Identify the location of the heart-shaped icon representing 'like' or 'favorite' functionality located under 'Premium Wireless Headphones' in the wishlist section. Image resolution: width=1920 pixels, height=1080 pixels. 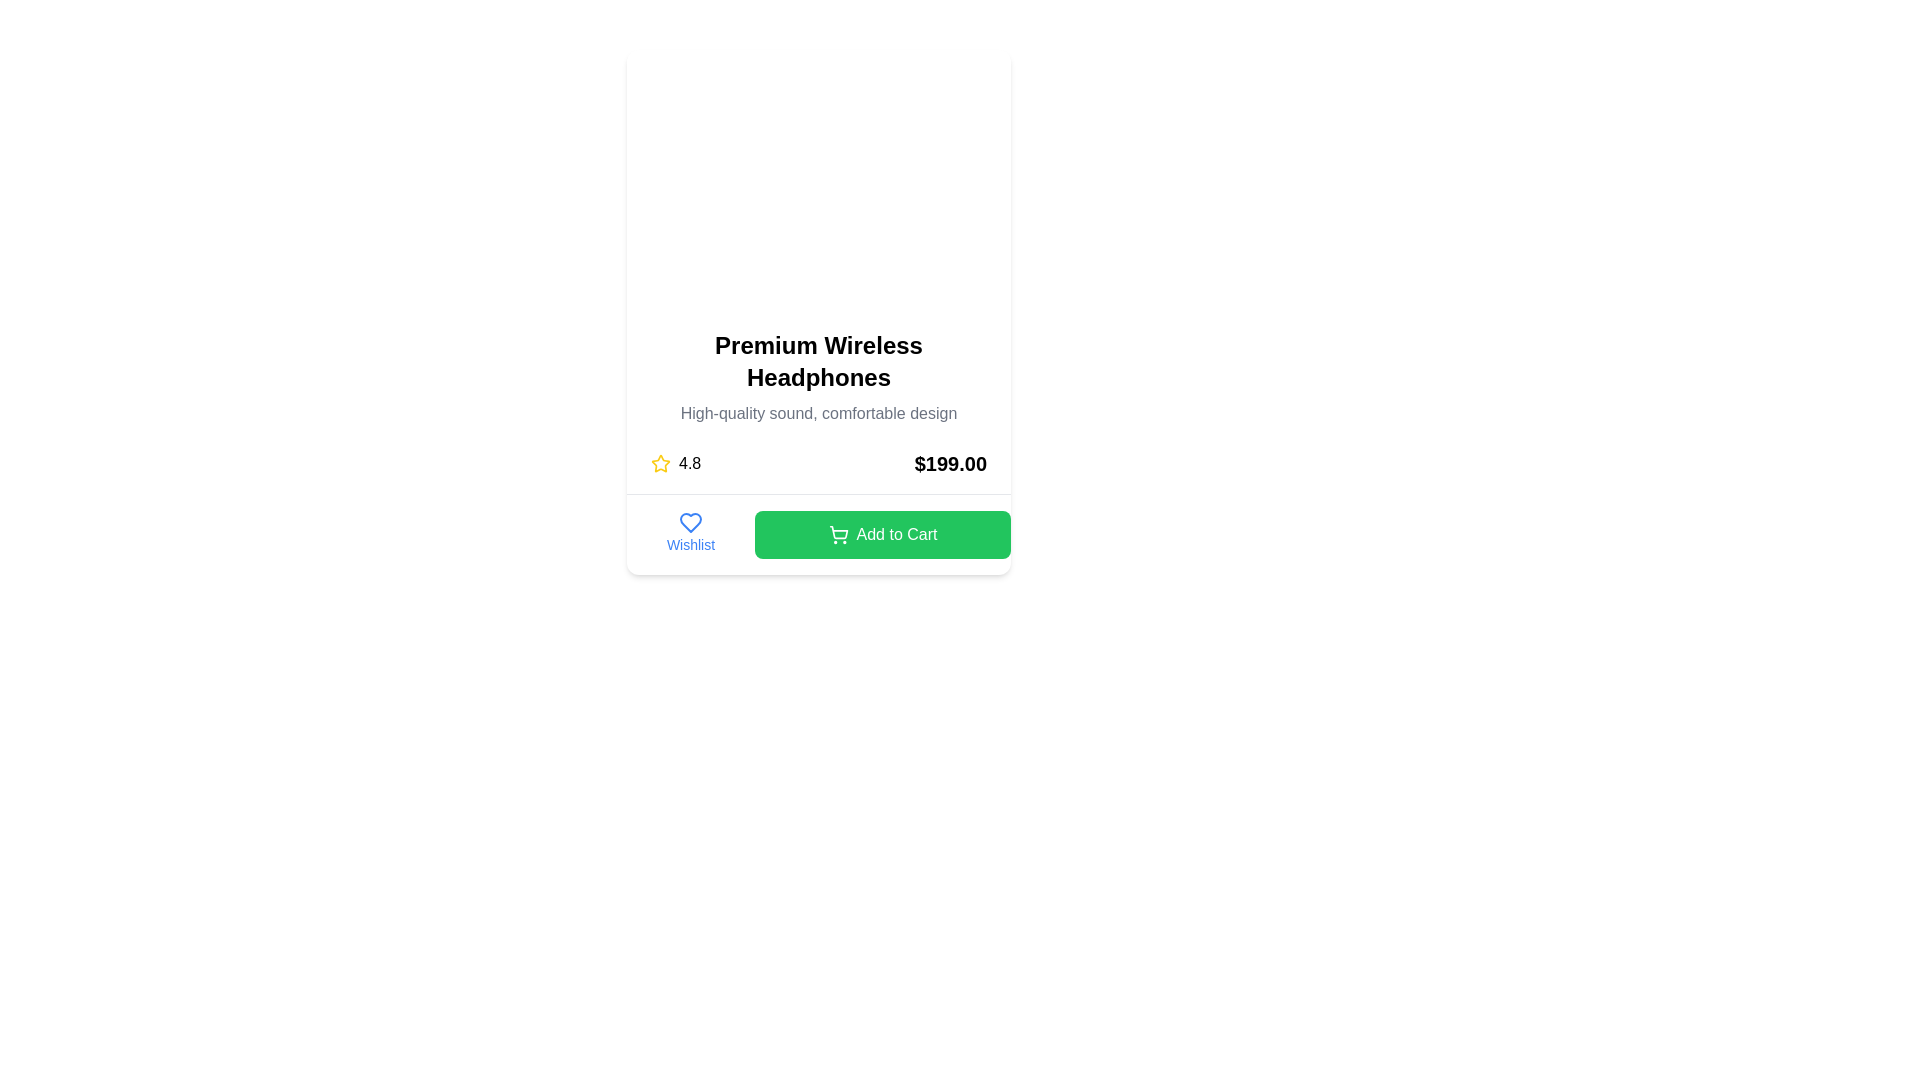
(691, 522).